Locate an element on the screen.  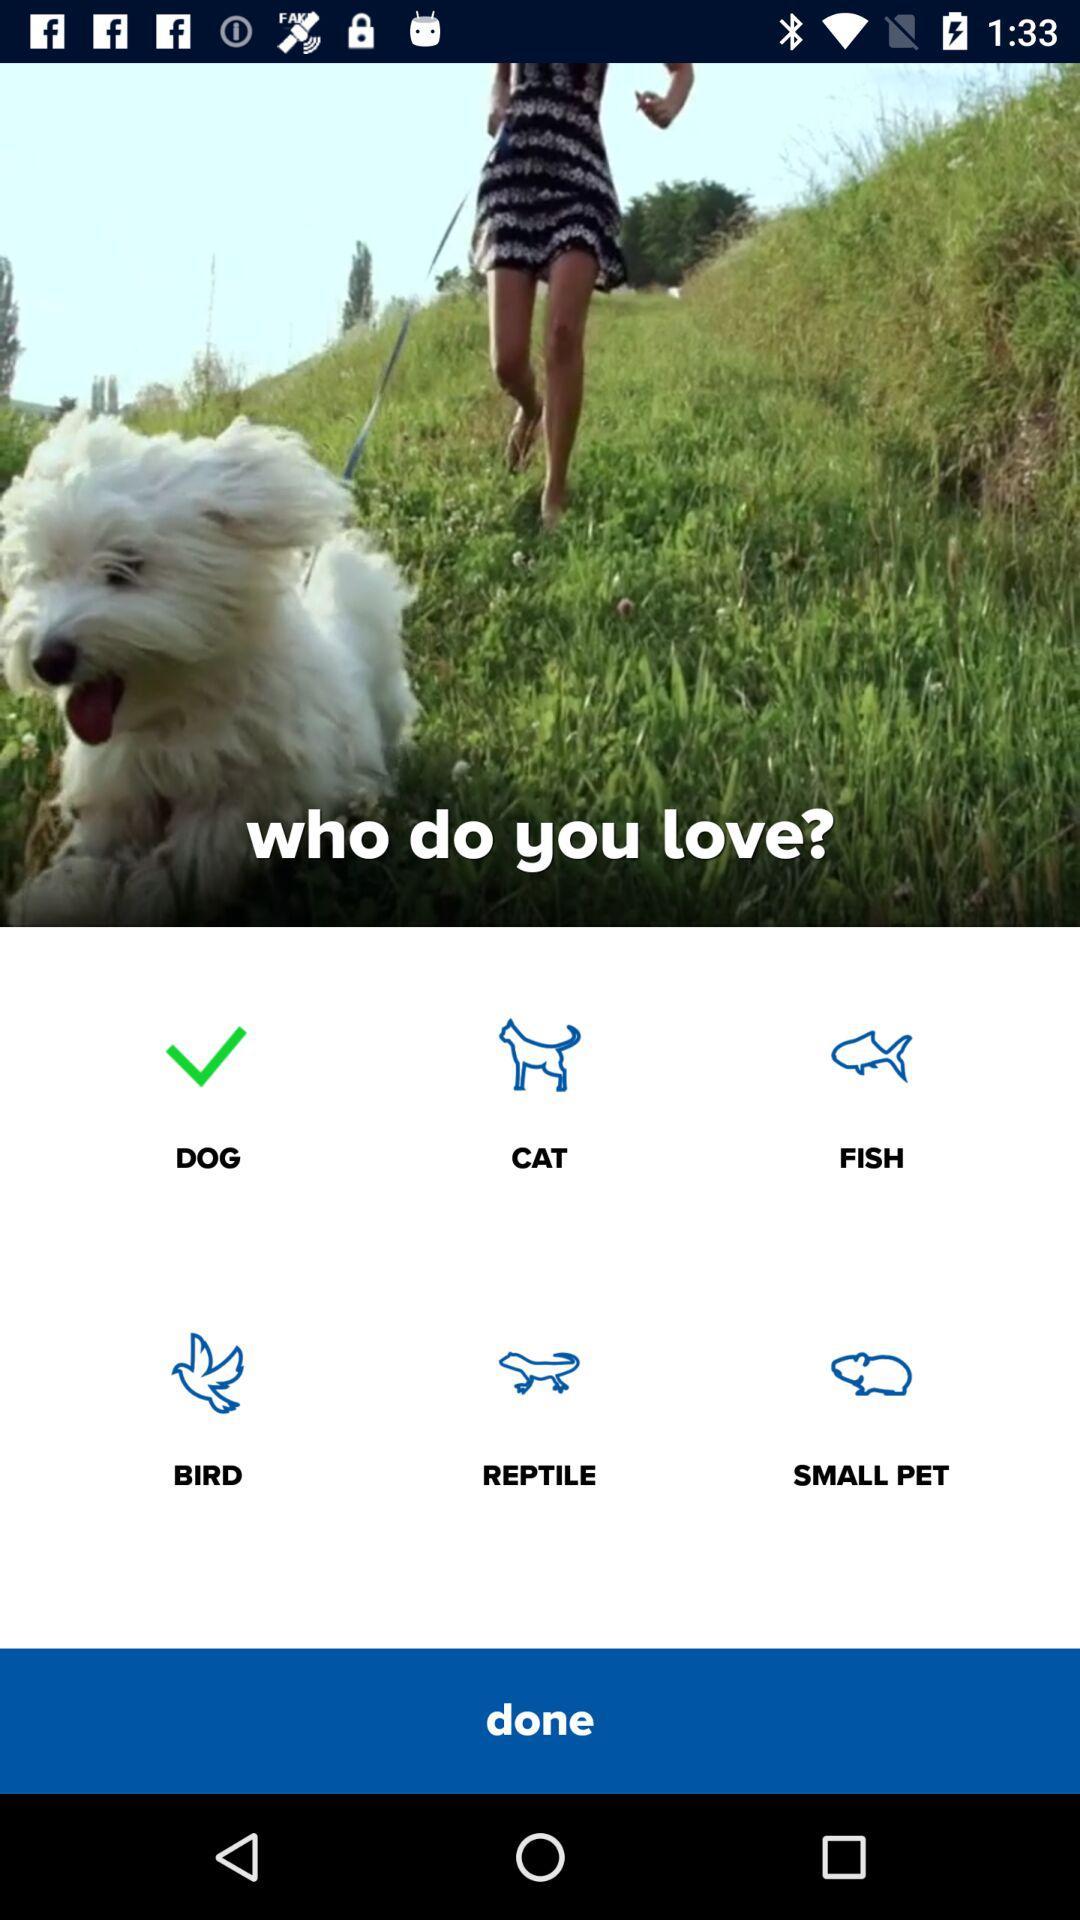
the bird icon is located at coordinates (208, 1371).